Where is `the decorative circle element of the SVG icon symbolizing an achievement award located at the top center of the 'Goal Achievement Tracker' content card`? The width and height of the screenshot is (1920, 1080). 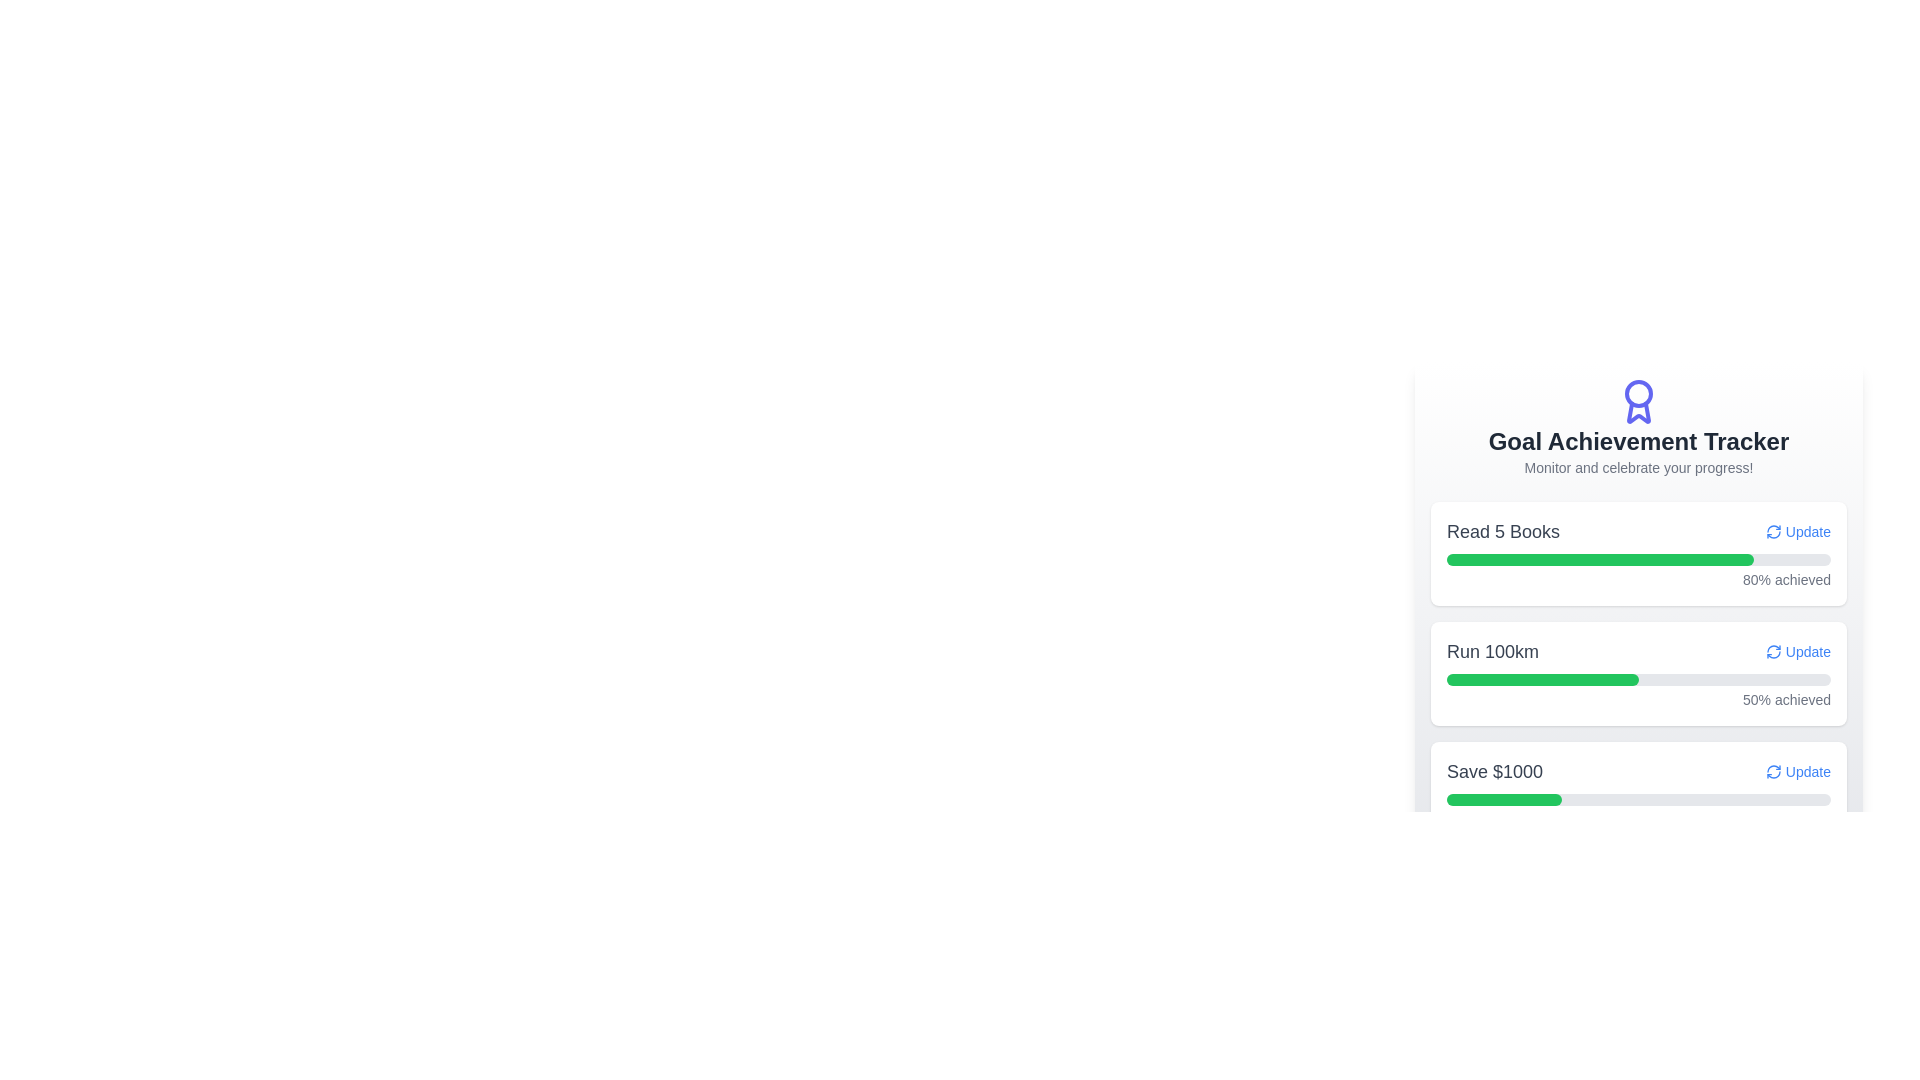
the decorative circle element of the SVG icon symbolizing an achievement award located at the top center of the 'Goal Achievement Tracker' content card is located at coordinates (1638, 393).